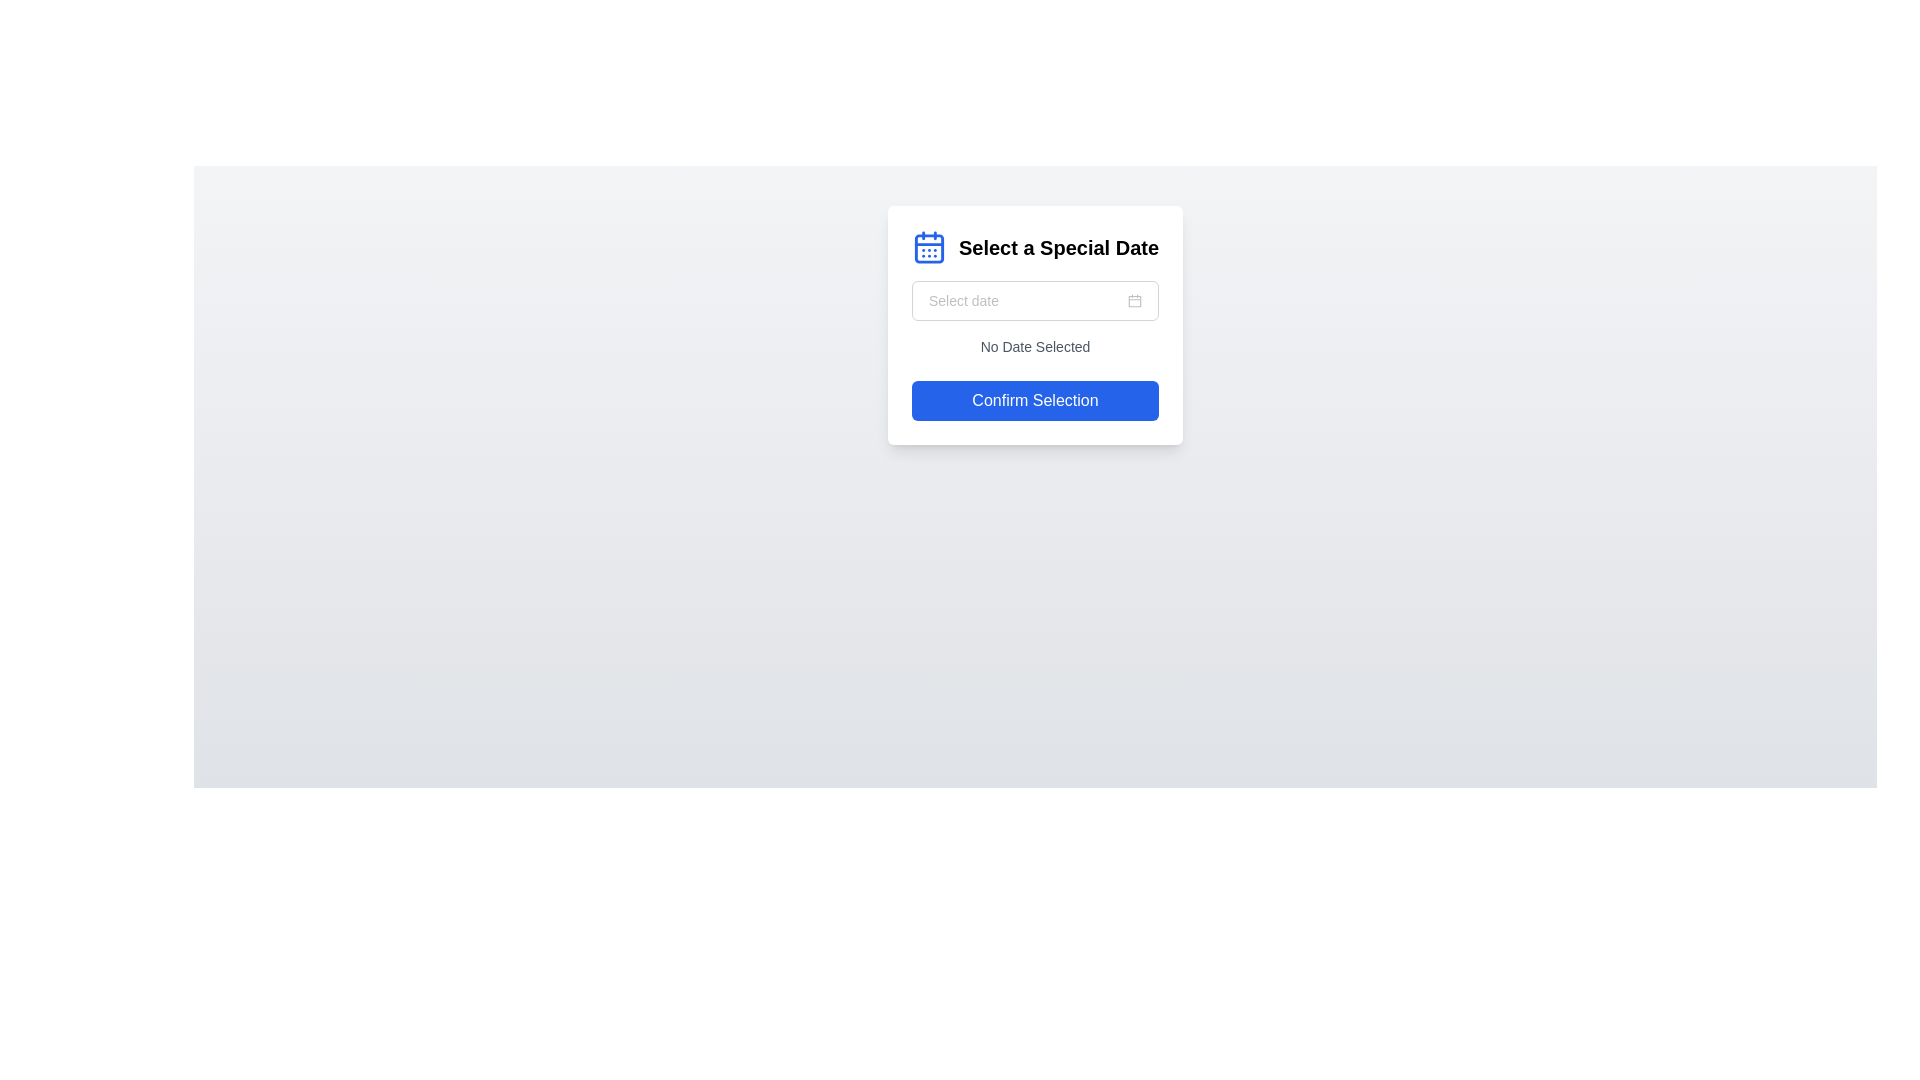 This screenshot has height=1080, width=1920. What do you see at coordinates (1035, 346) in the screenshot?
I see `the display-only text label indicating that no date has been chosen, which is located below the date selection input and above the 'Confirm Selection' button` at bounding box center [1035, 346].